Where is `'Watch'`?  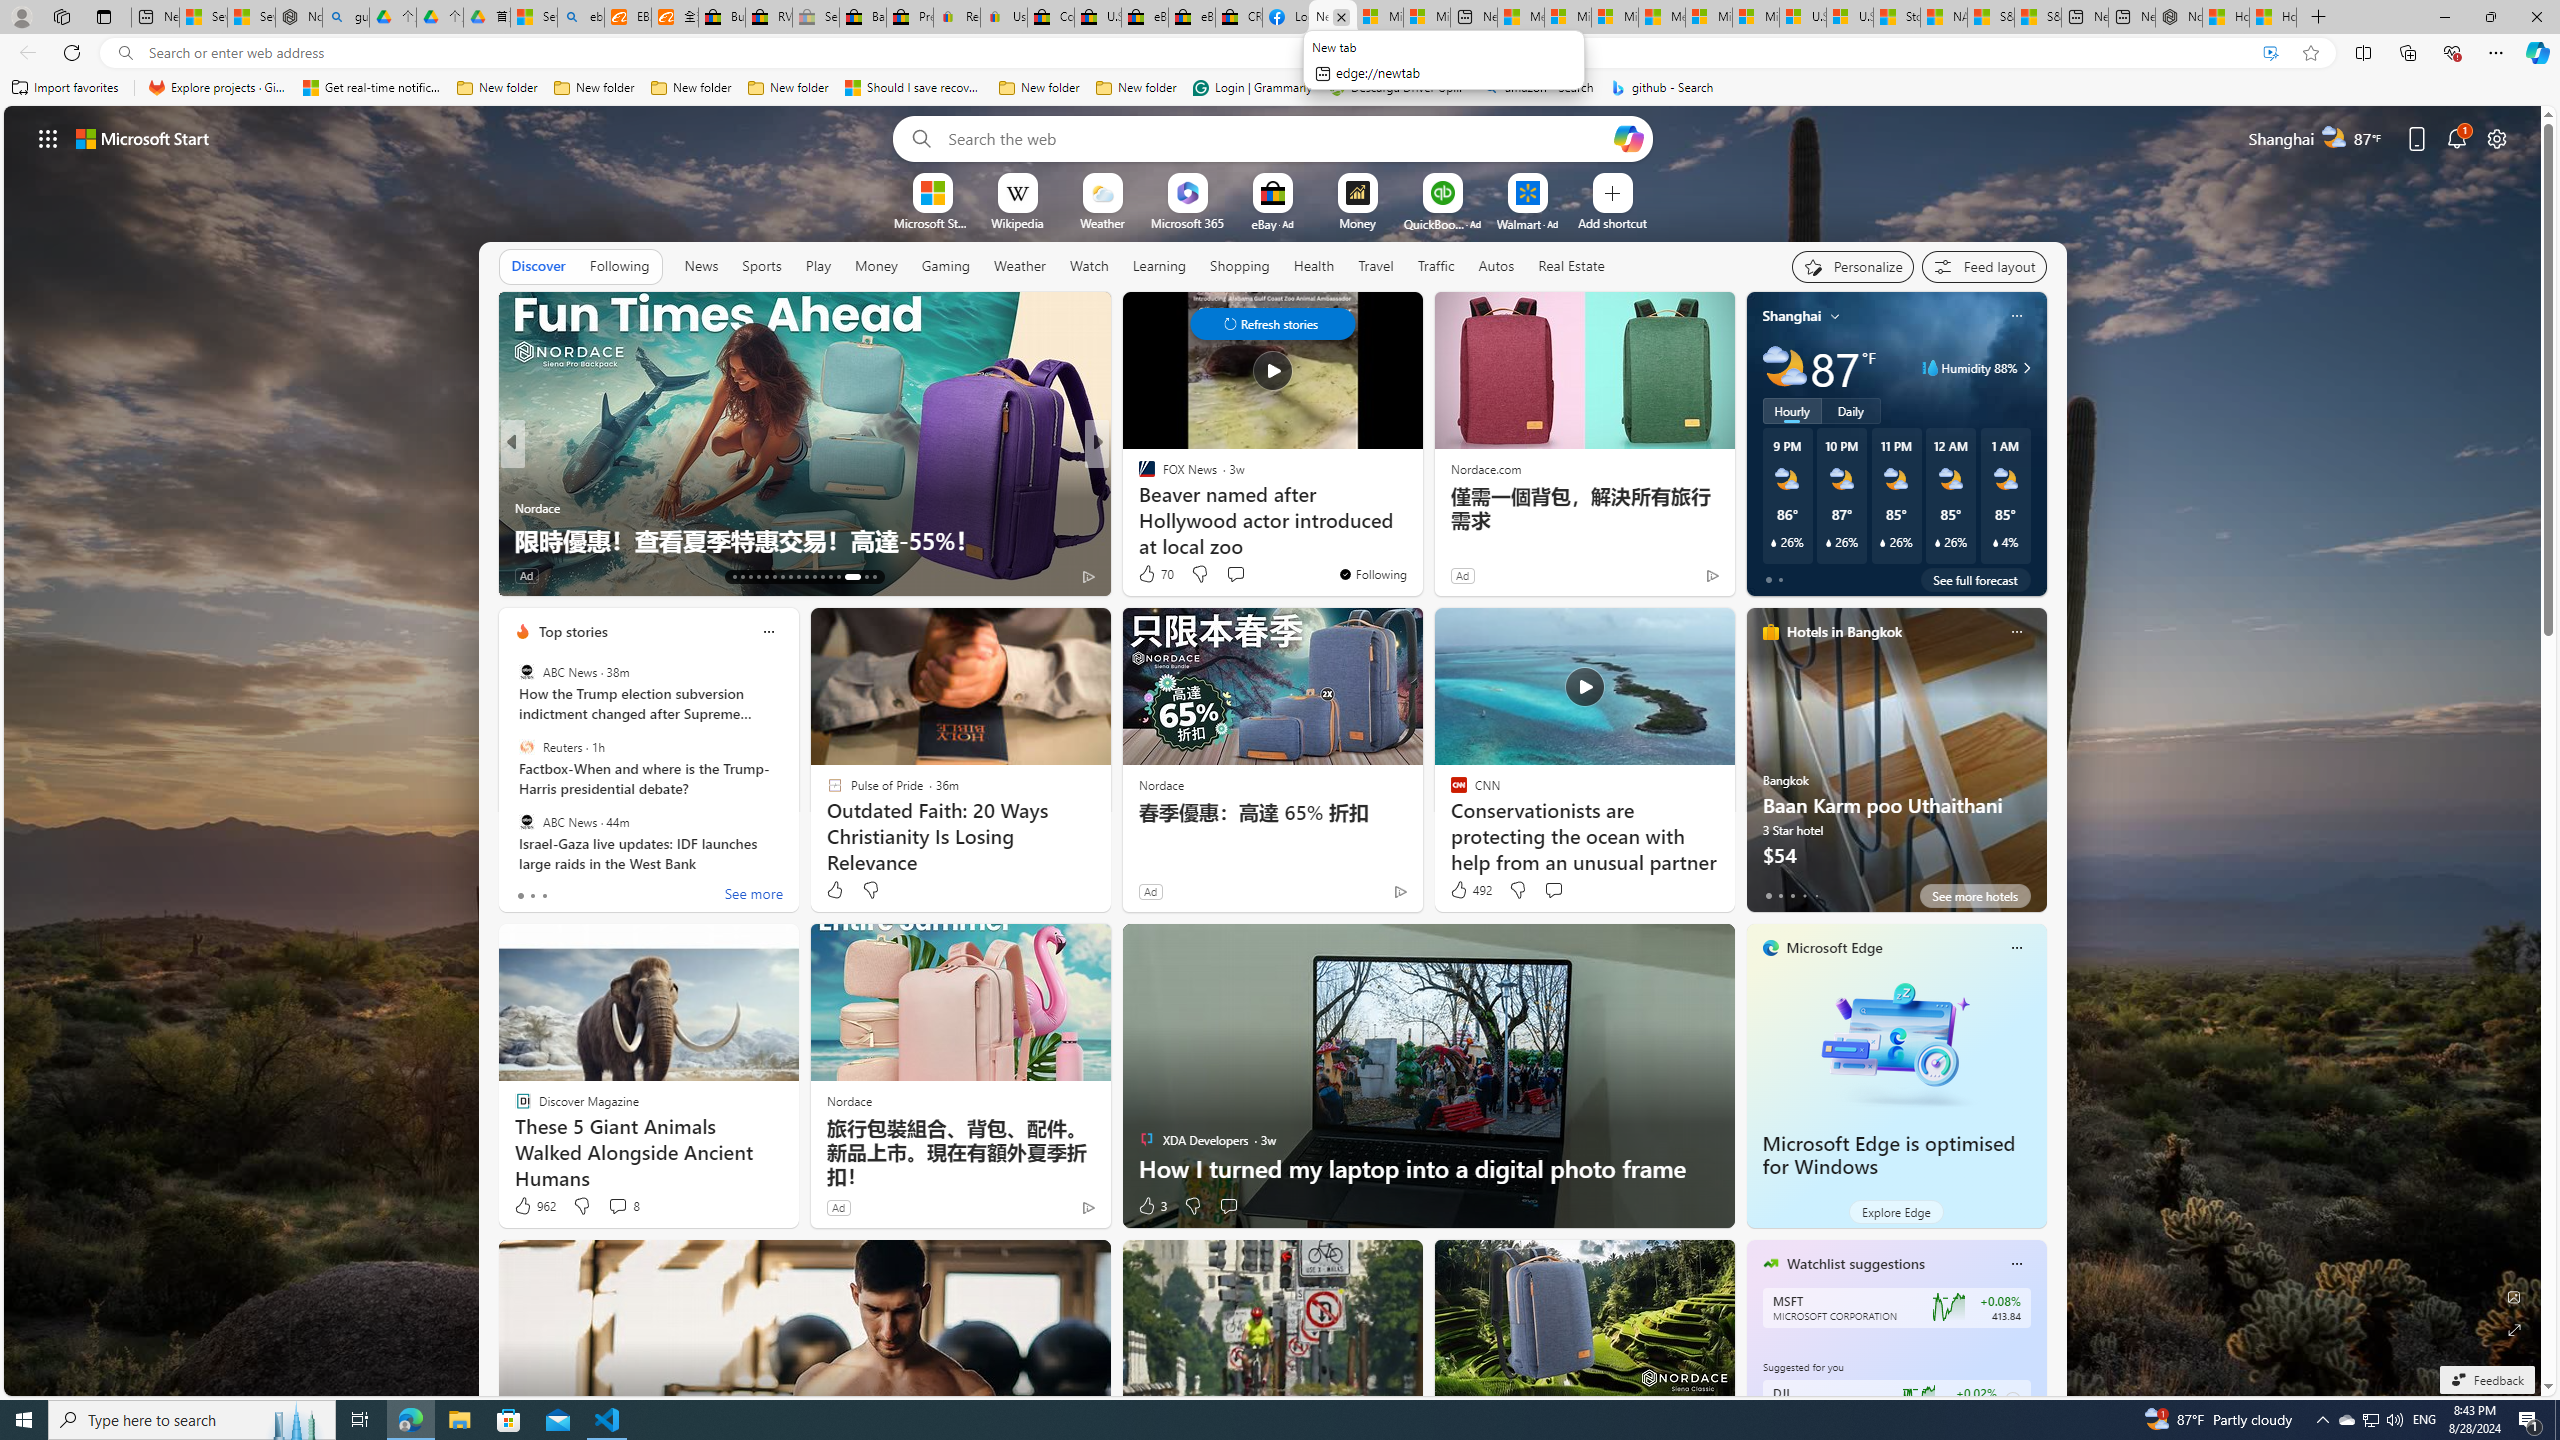
'Watch' is located at coordinates (1088, 265).